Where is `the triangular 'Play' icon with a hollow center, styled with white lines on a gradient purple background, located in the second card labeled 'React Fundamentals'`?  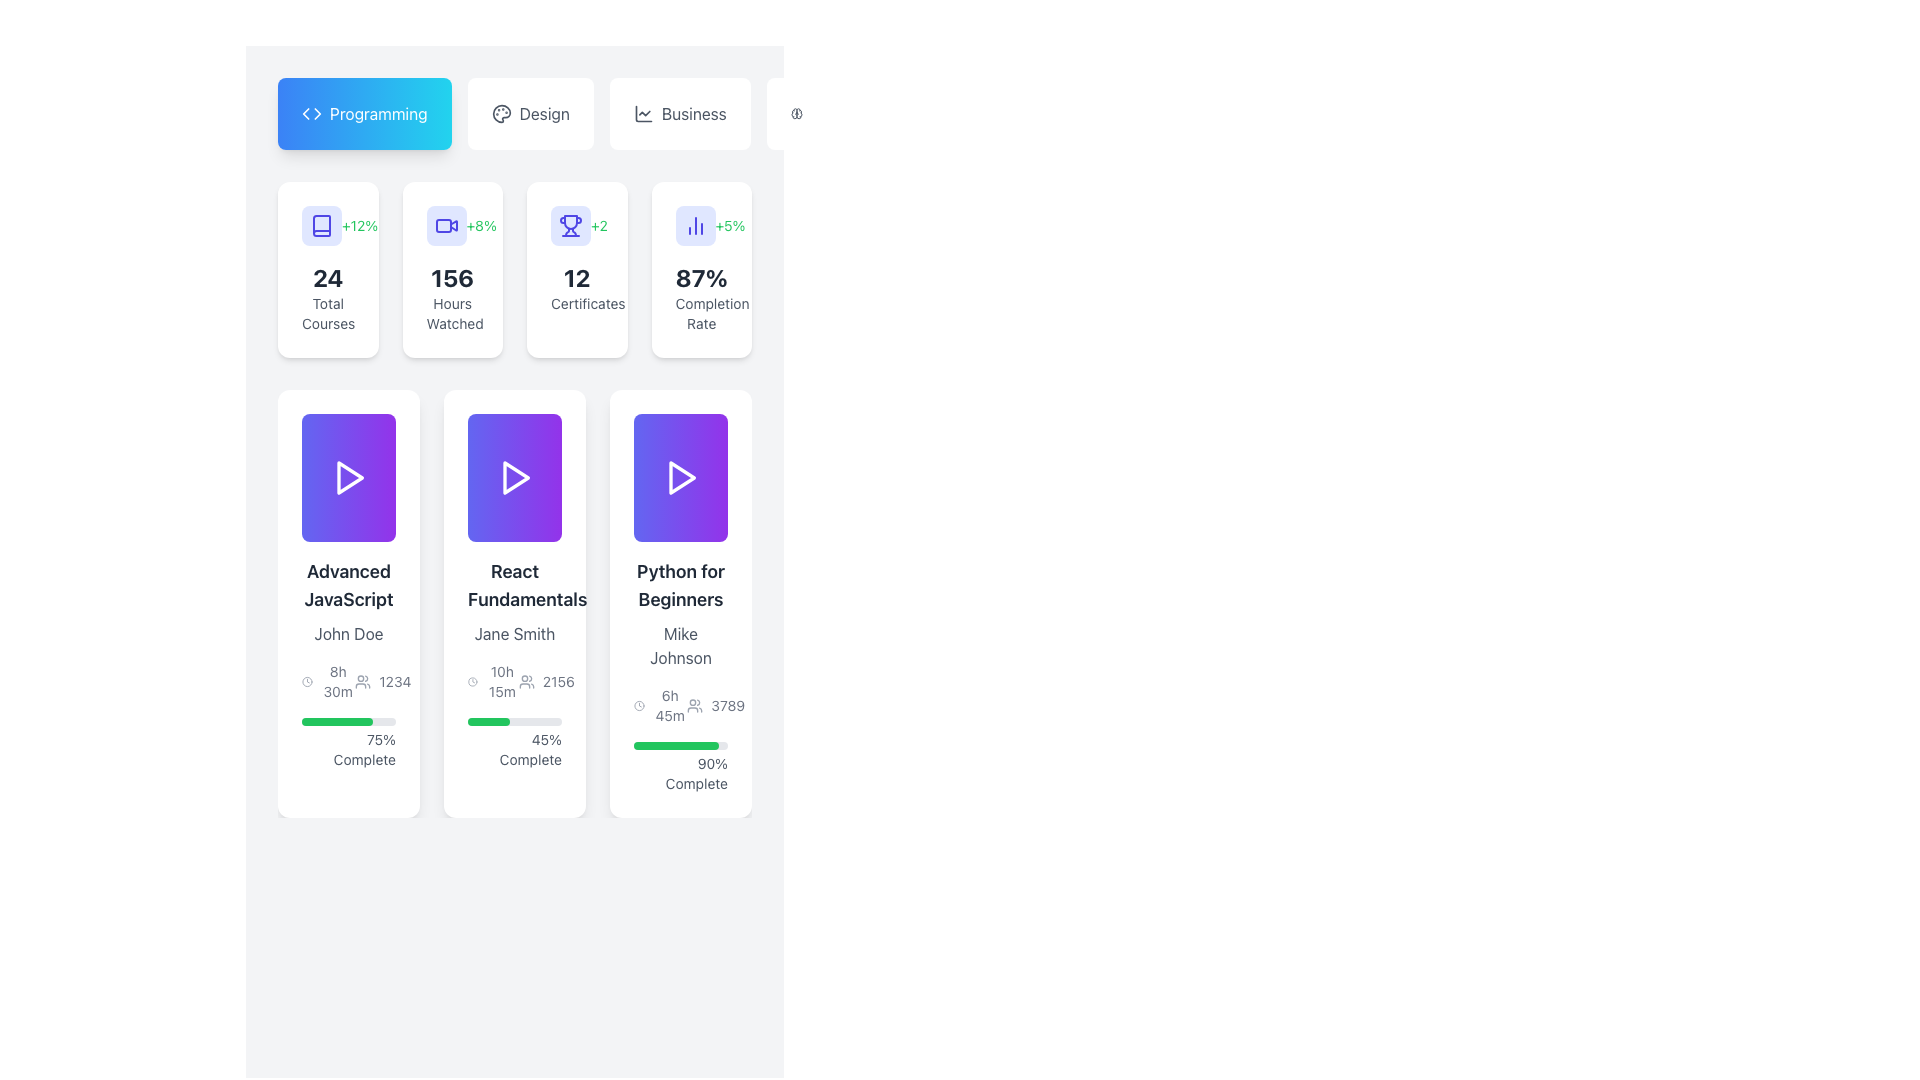
the triangular 'Play' icon with a hollow center, styled with white lines on a gradient purple background, located in the second card labeled 'React Fundamentals' is located at coordinates (514, 478).